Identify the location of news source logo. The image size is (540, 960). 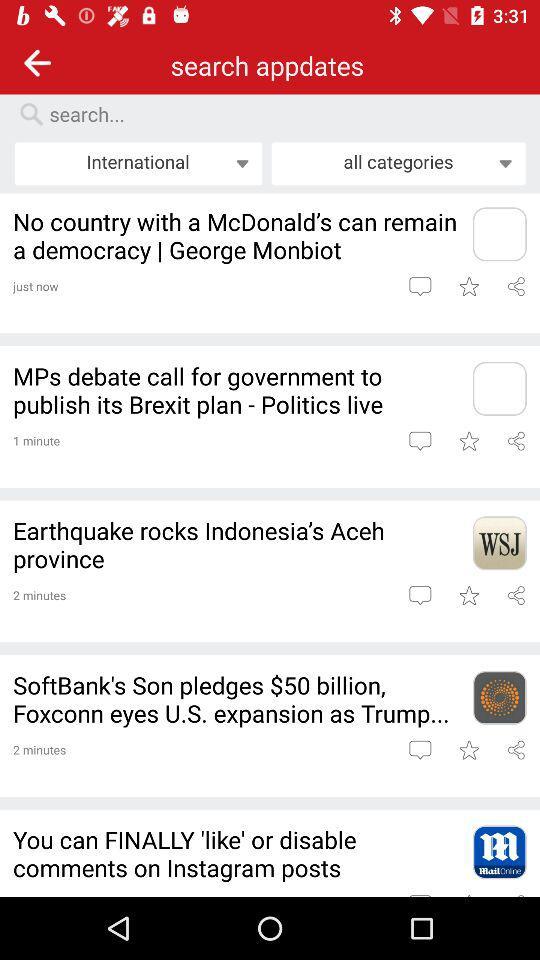
(498, 387).